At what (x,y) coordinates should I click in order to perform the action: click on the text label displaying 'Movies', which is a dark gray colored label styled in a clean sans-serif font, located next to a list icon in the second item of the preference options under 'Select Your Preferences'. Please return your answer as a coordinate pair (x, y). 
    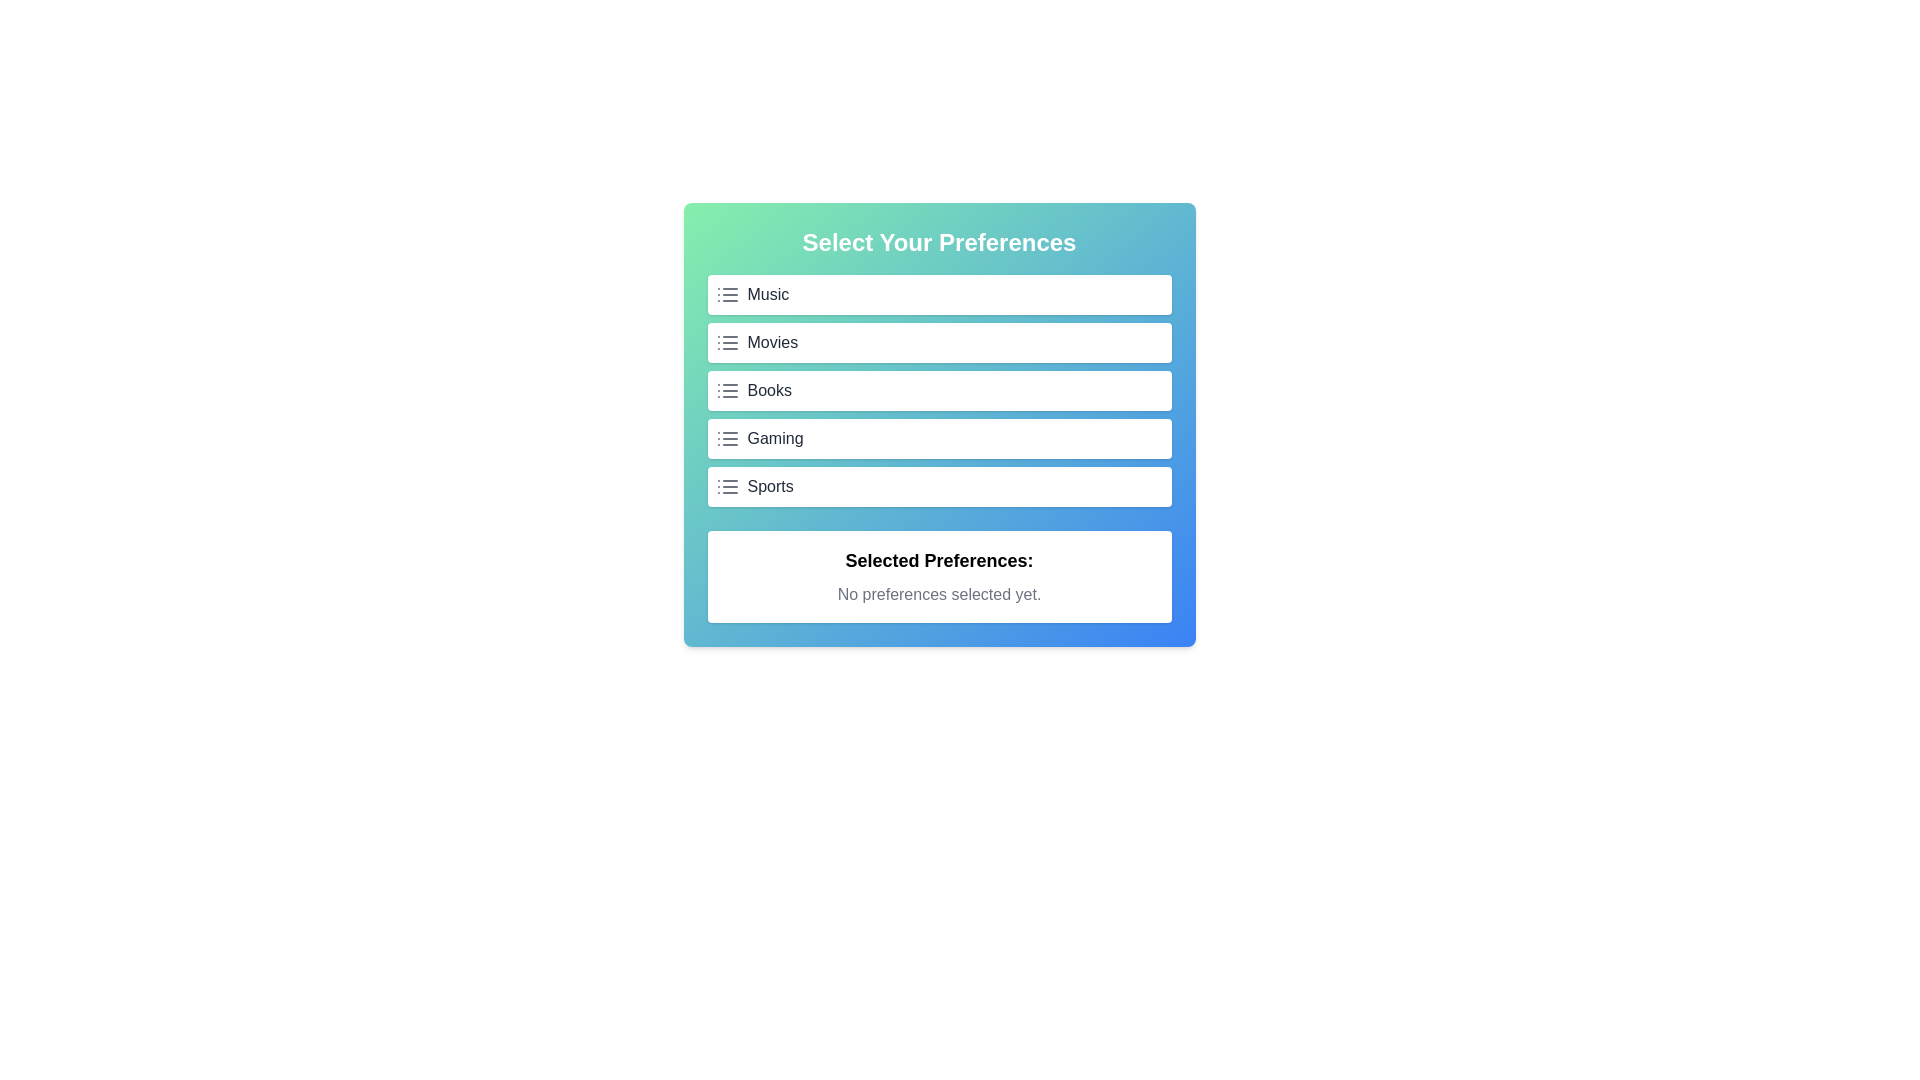
    Looking at the image, I should click on (771, 342).